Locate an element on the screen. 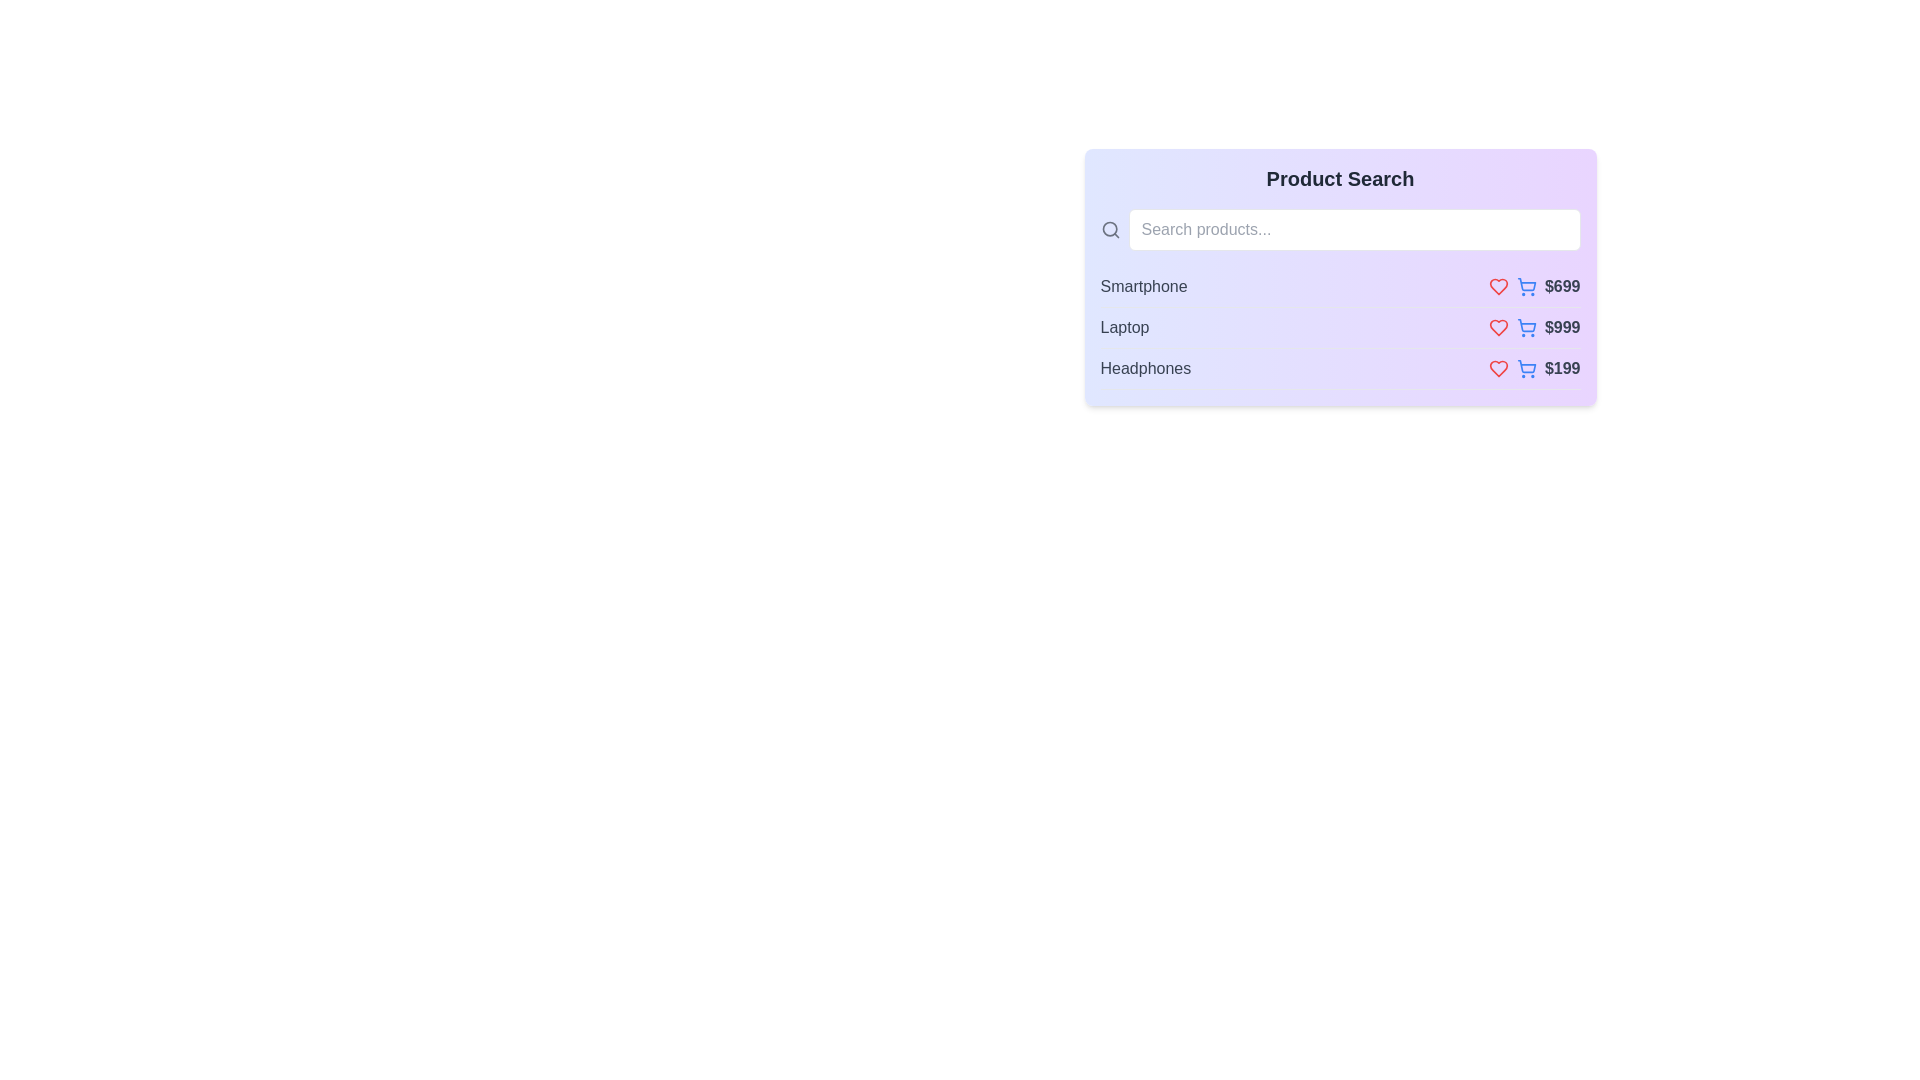  the blue shopping cart icon located between the heart icon and the price label reading '$699' in the topmost product entry is located at coordinates (1525, 286).